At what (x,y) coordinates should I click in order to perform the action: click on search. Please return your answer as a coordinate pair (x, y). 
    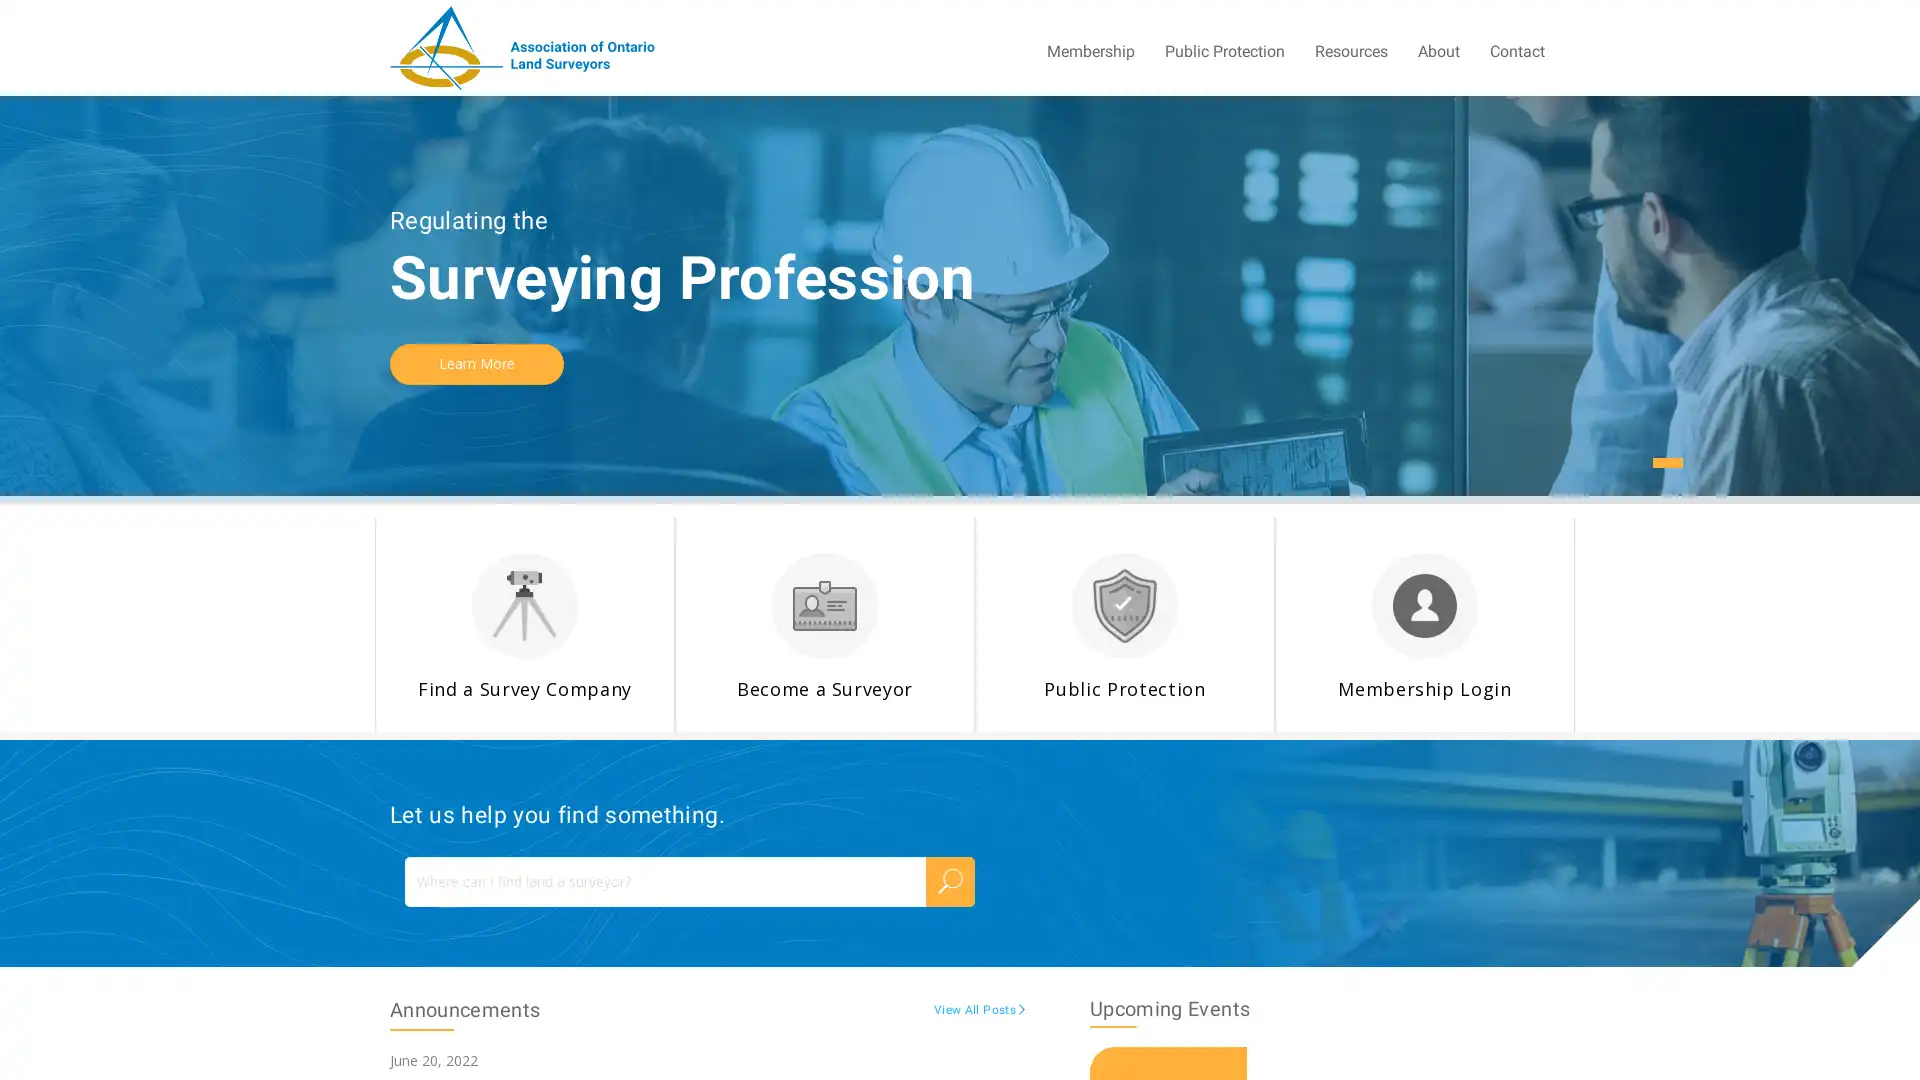
    Looking at the image, I should click on (949, 879).